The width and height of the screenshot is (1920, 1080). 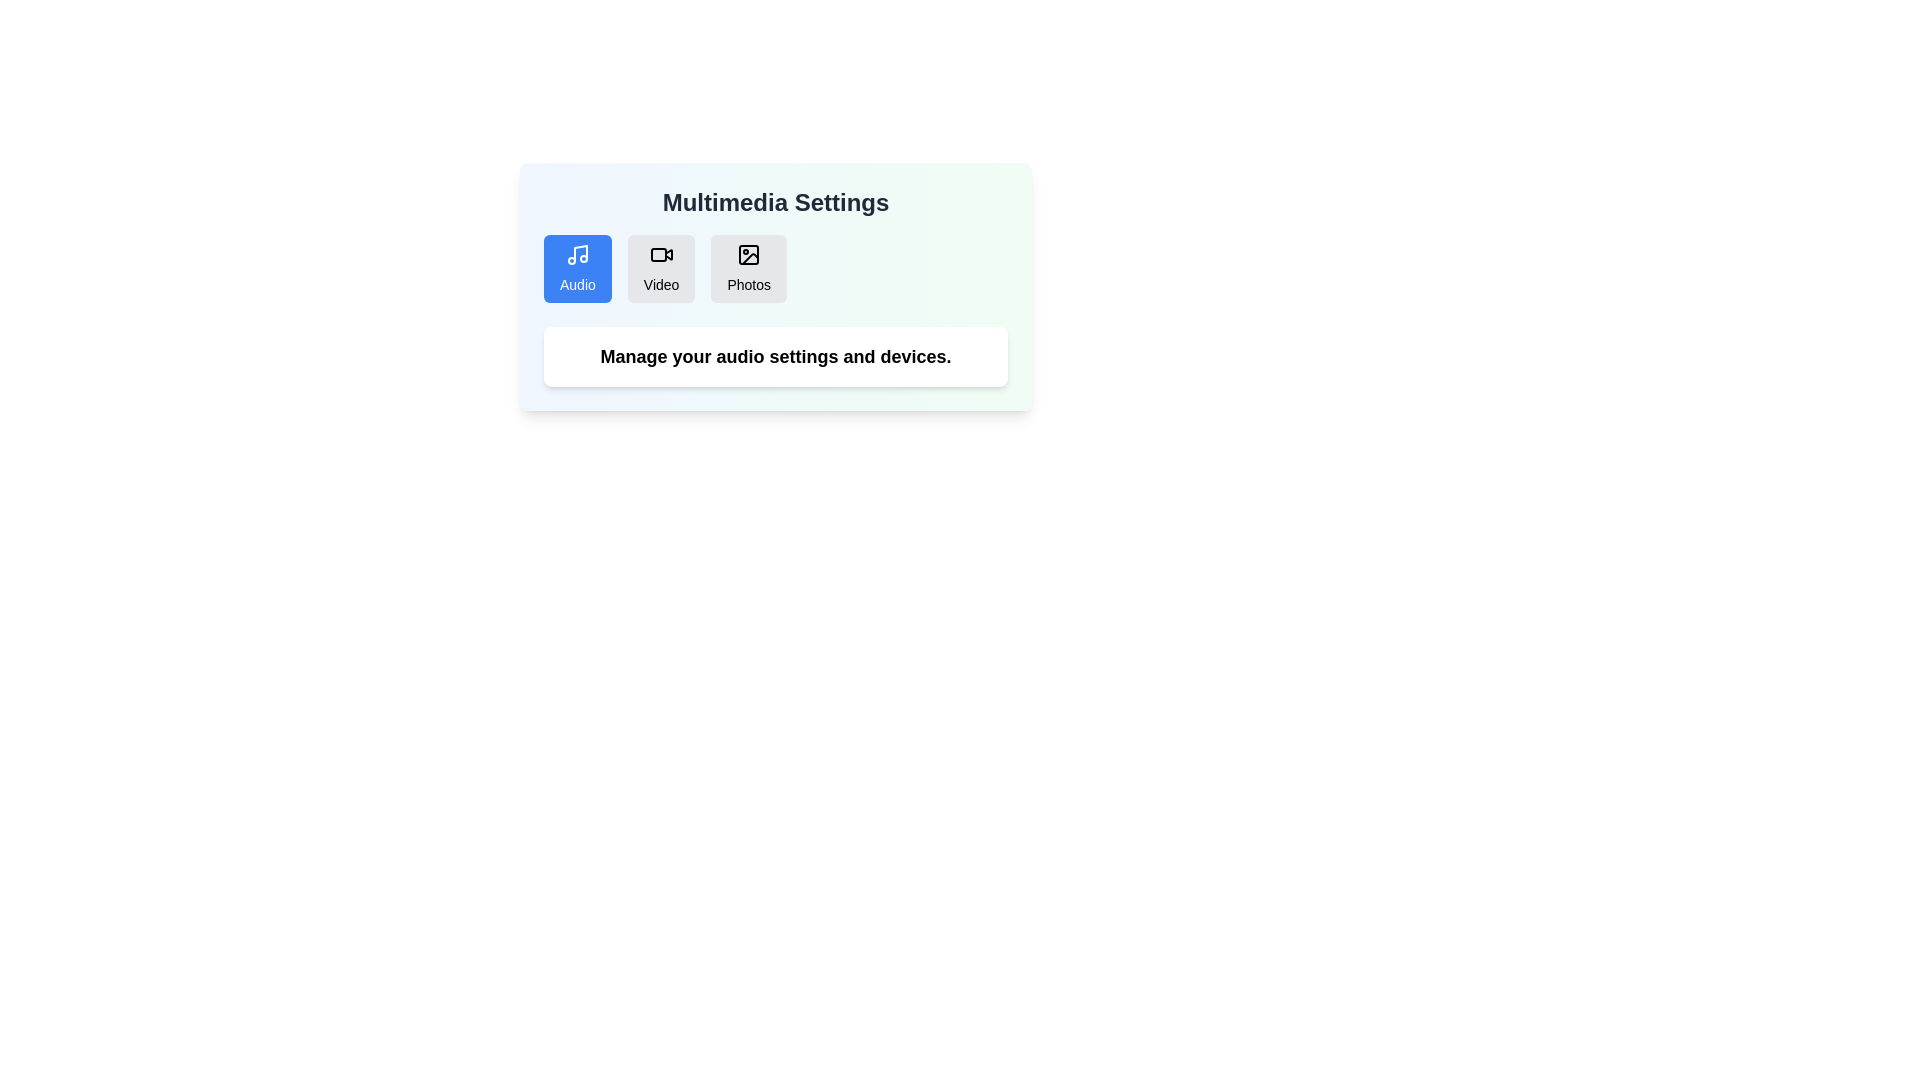 What do you see at coordinates (661, 253) in the screenshot?
I see `the non-interactive video icon that visually represents the video section of a multimedia settings interface, located in the middle button of a row flanked by blue 'Audio' and gray 'Photos' buttons` at bounding box center [661, 253].